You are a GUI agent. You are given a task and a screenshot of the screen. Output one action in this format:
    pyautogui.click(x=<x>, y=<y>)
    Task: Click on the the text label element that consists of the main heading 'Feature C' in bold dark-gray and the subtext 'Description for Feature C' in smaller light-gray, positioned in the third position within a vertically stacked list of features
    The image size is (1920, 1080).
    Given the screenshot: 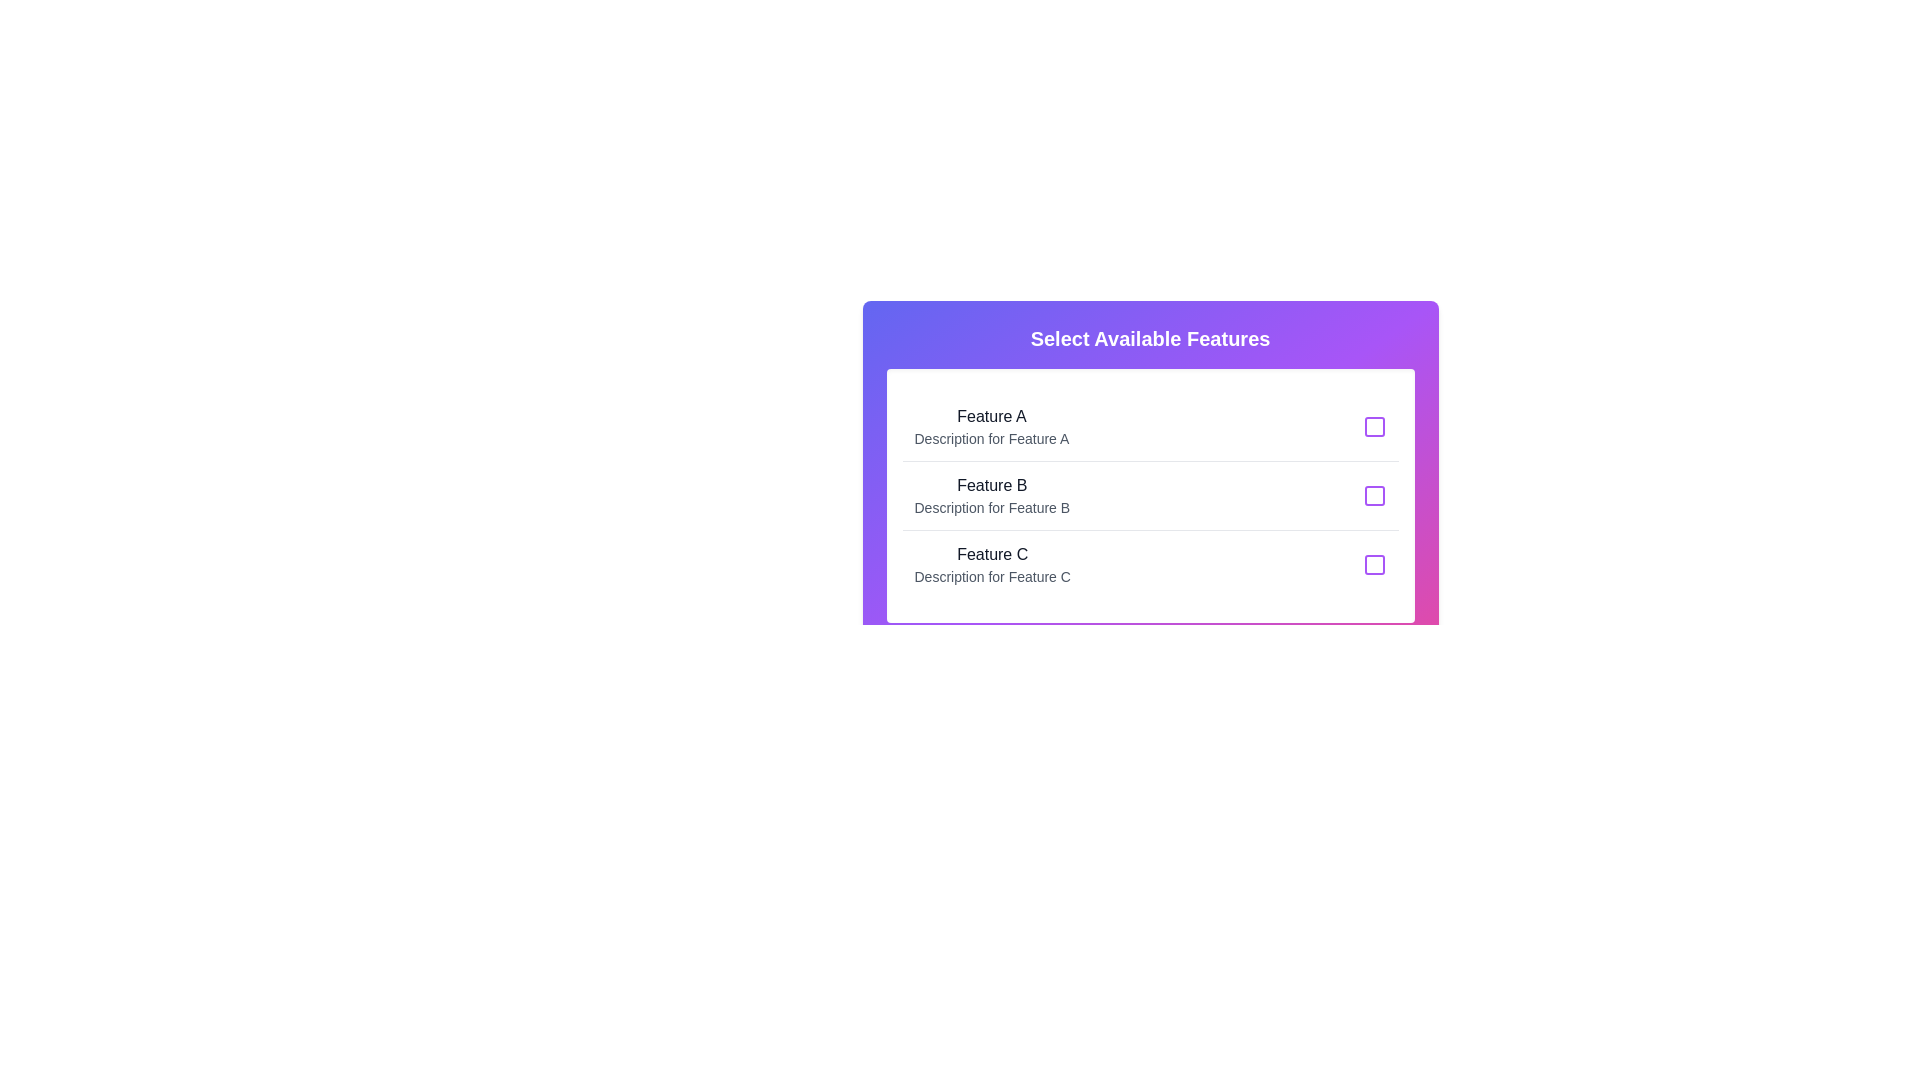 What is the action you would take?
    pyautogui.click(x=992, y=564)
    